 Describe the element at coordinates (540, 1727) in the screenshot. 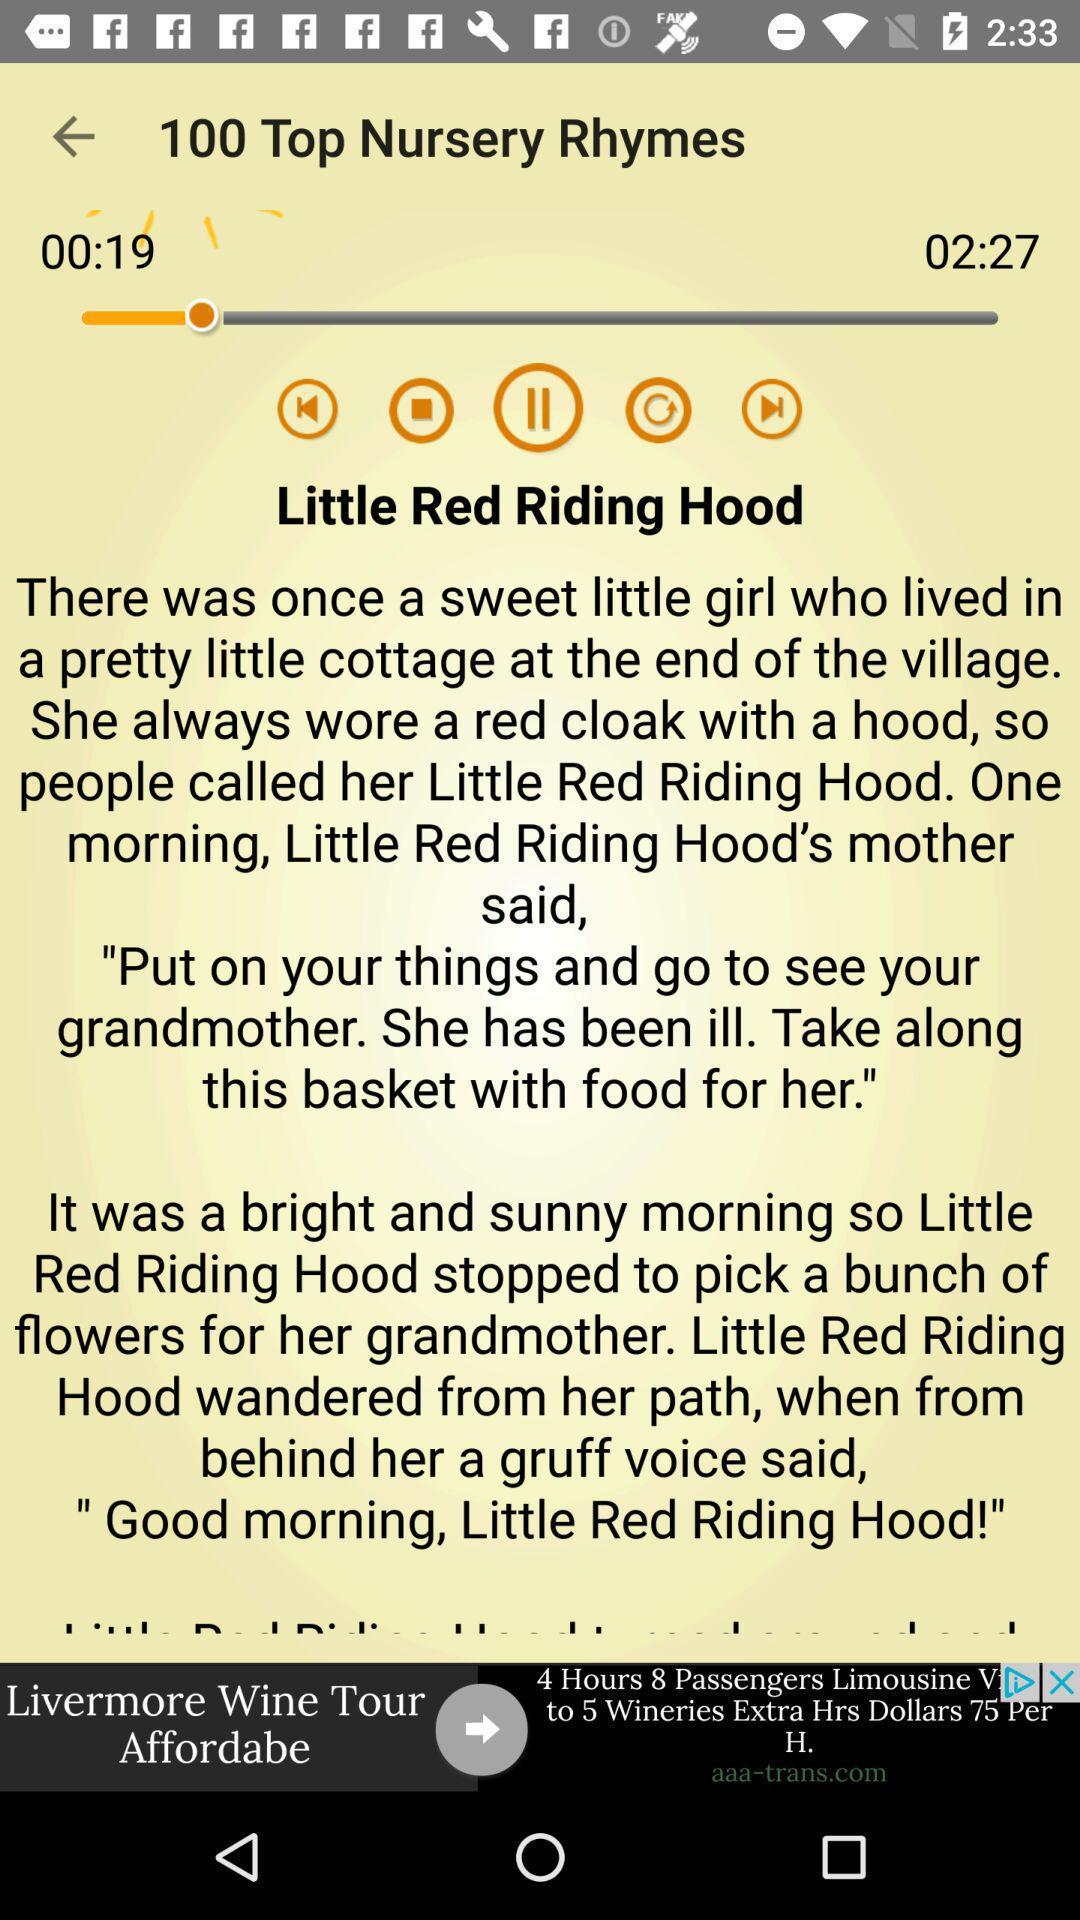

I see `advertisement at bottom` at that location.